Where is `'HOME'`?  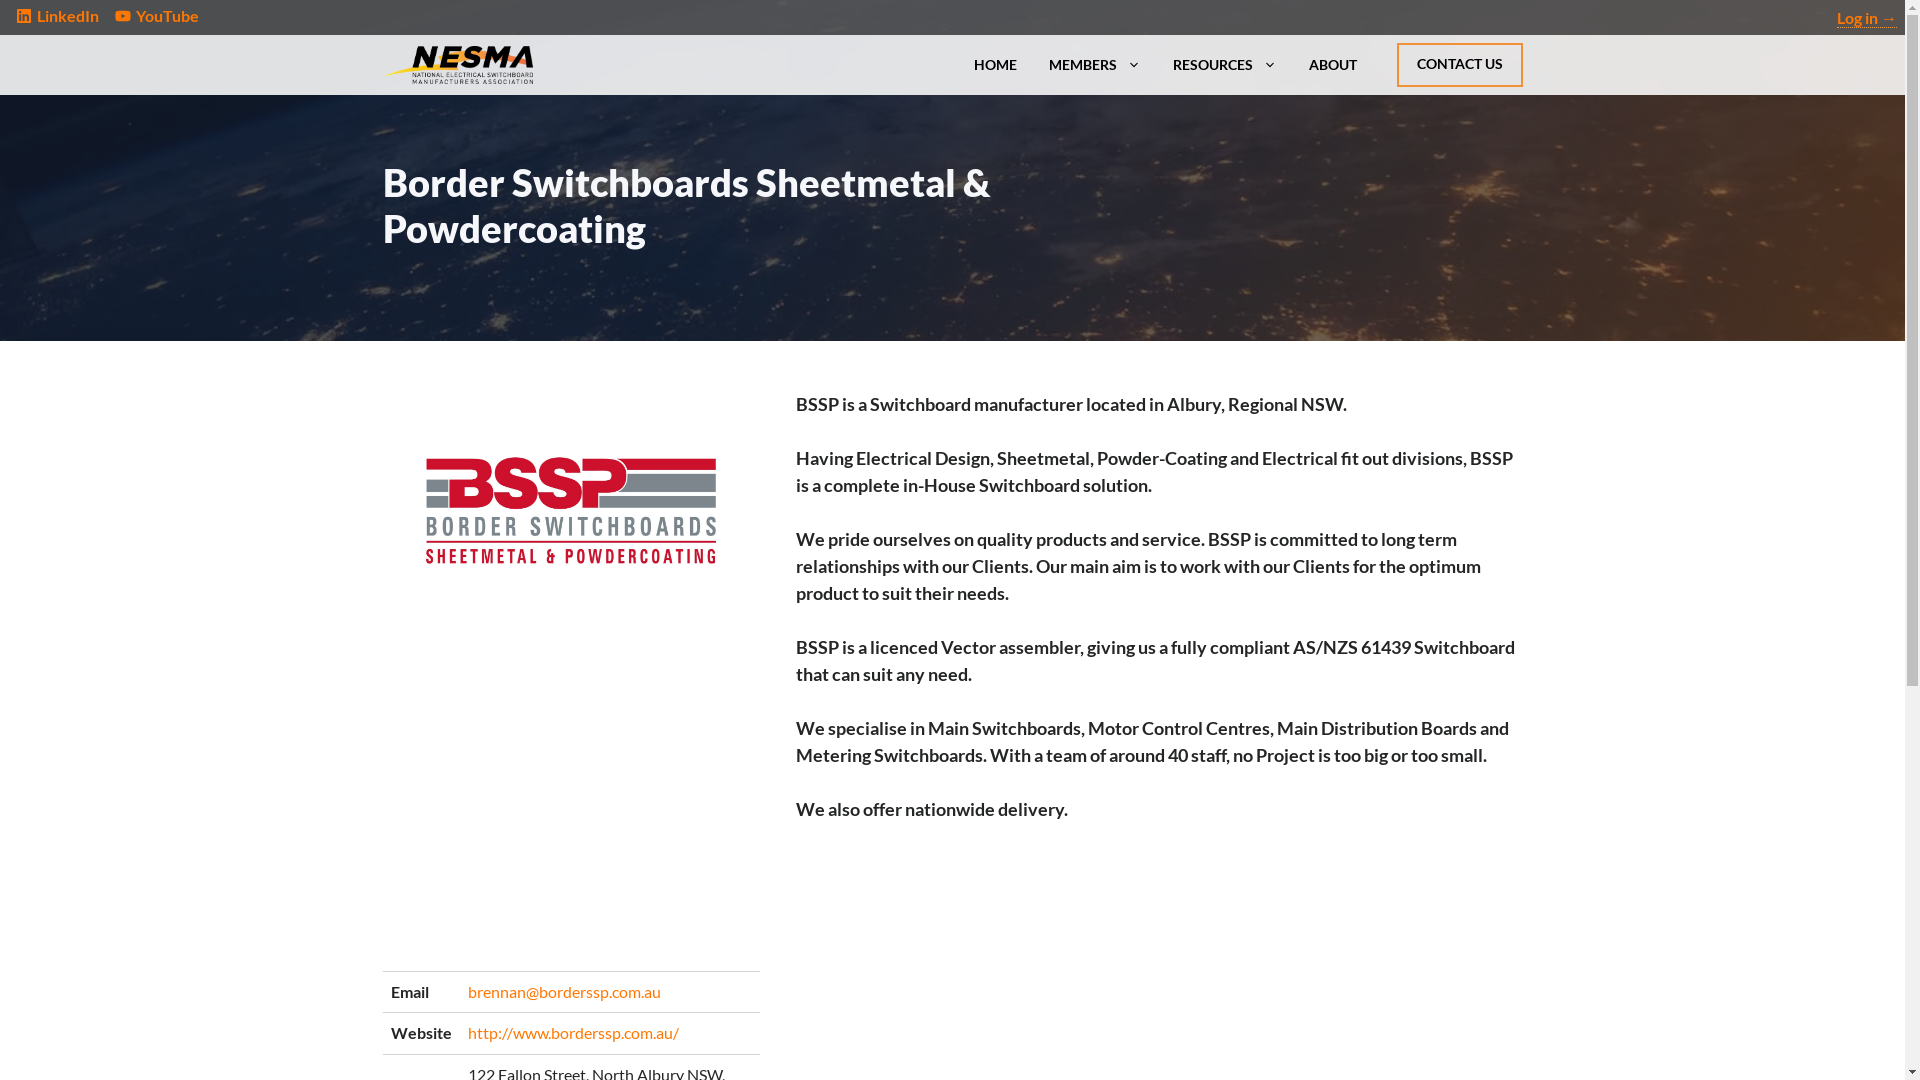
'HOME' is located at coordinates (995, 64).